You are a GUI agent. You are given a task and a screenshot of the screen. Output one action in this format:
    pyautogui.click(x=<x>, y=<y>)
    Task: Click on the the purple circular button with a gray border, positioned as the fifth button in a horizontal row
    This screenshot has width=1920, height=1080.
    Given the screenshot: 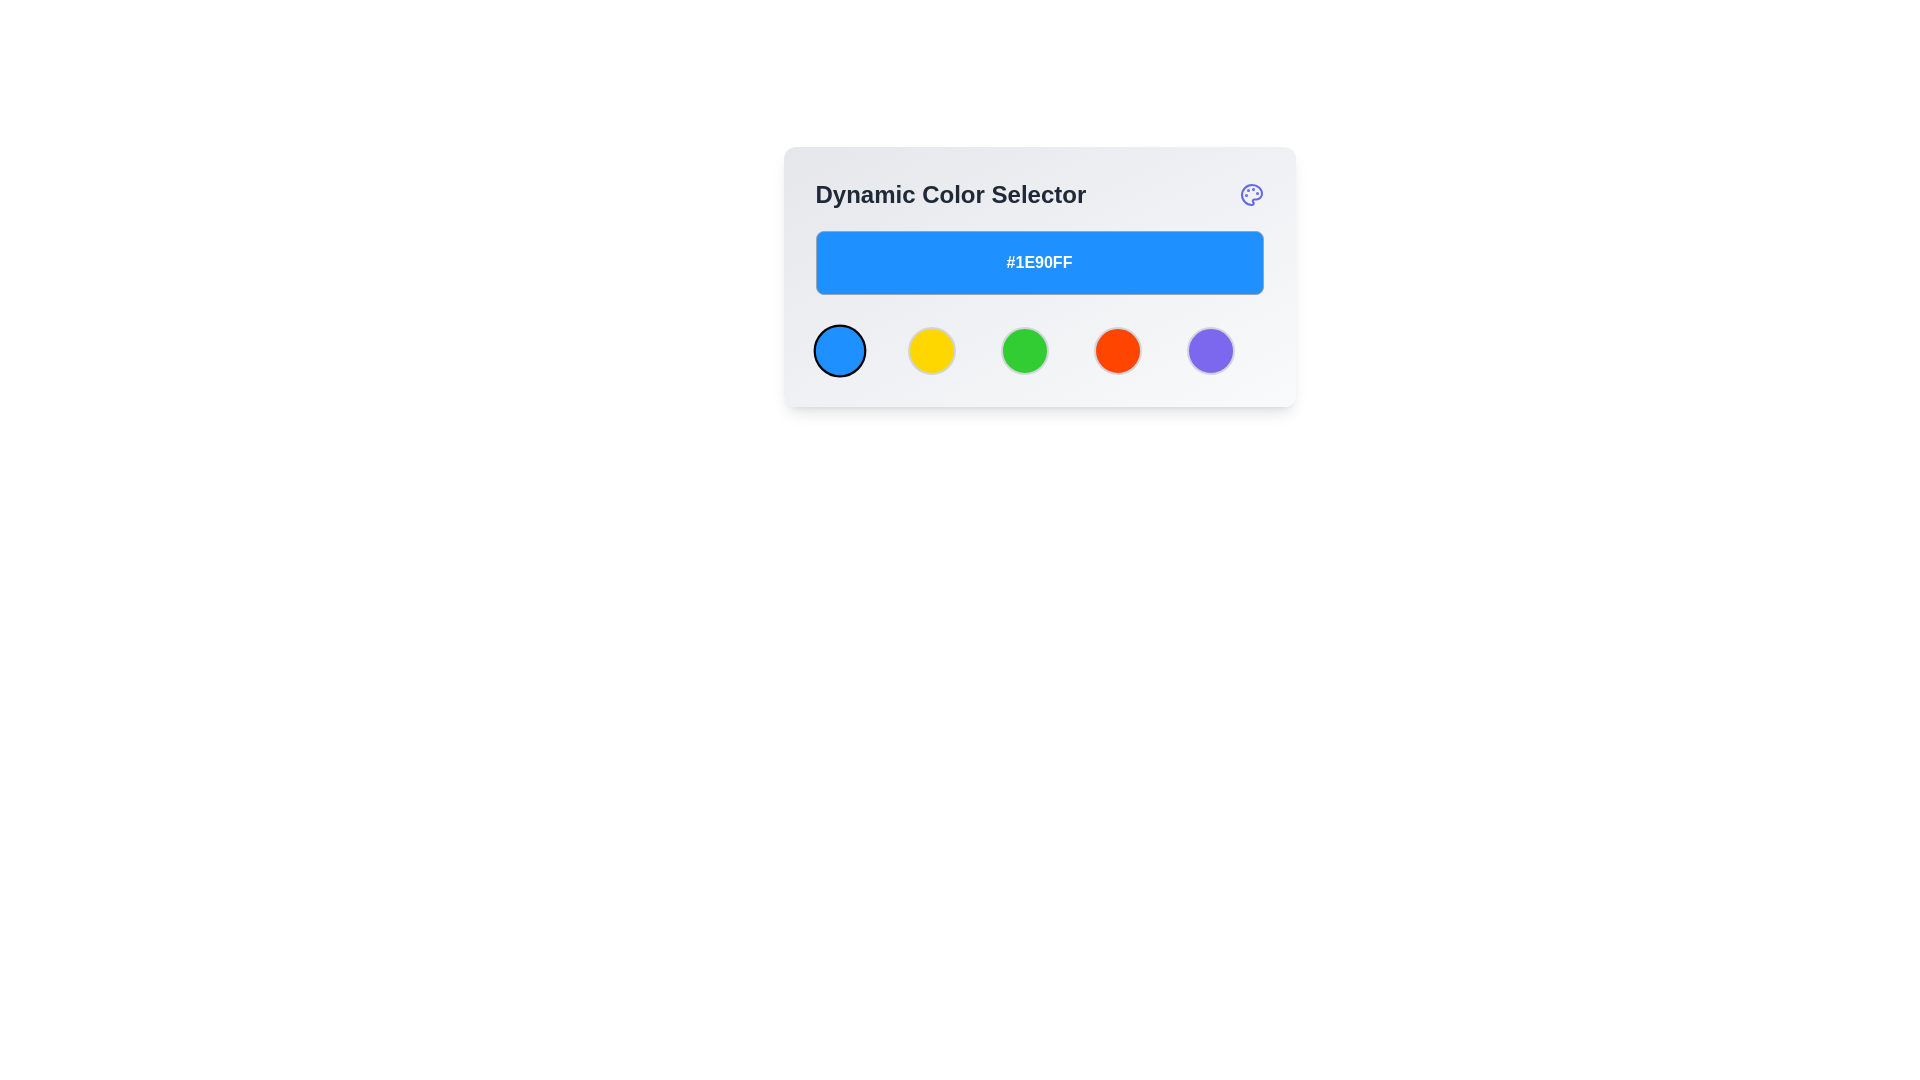 What is the action you would take?
    pyautogui.click(x=1209, y=350)
    